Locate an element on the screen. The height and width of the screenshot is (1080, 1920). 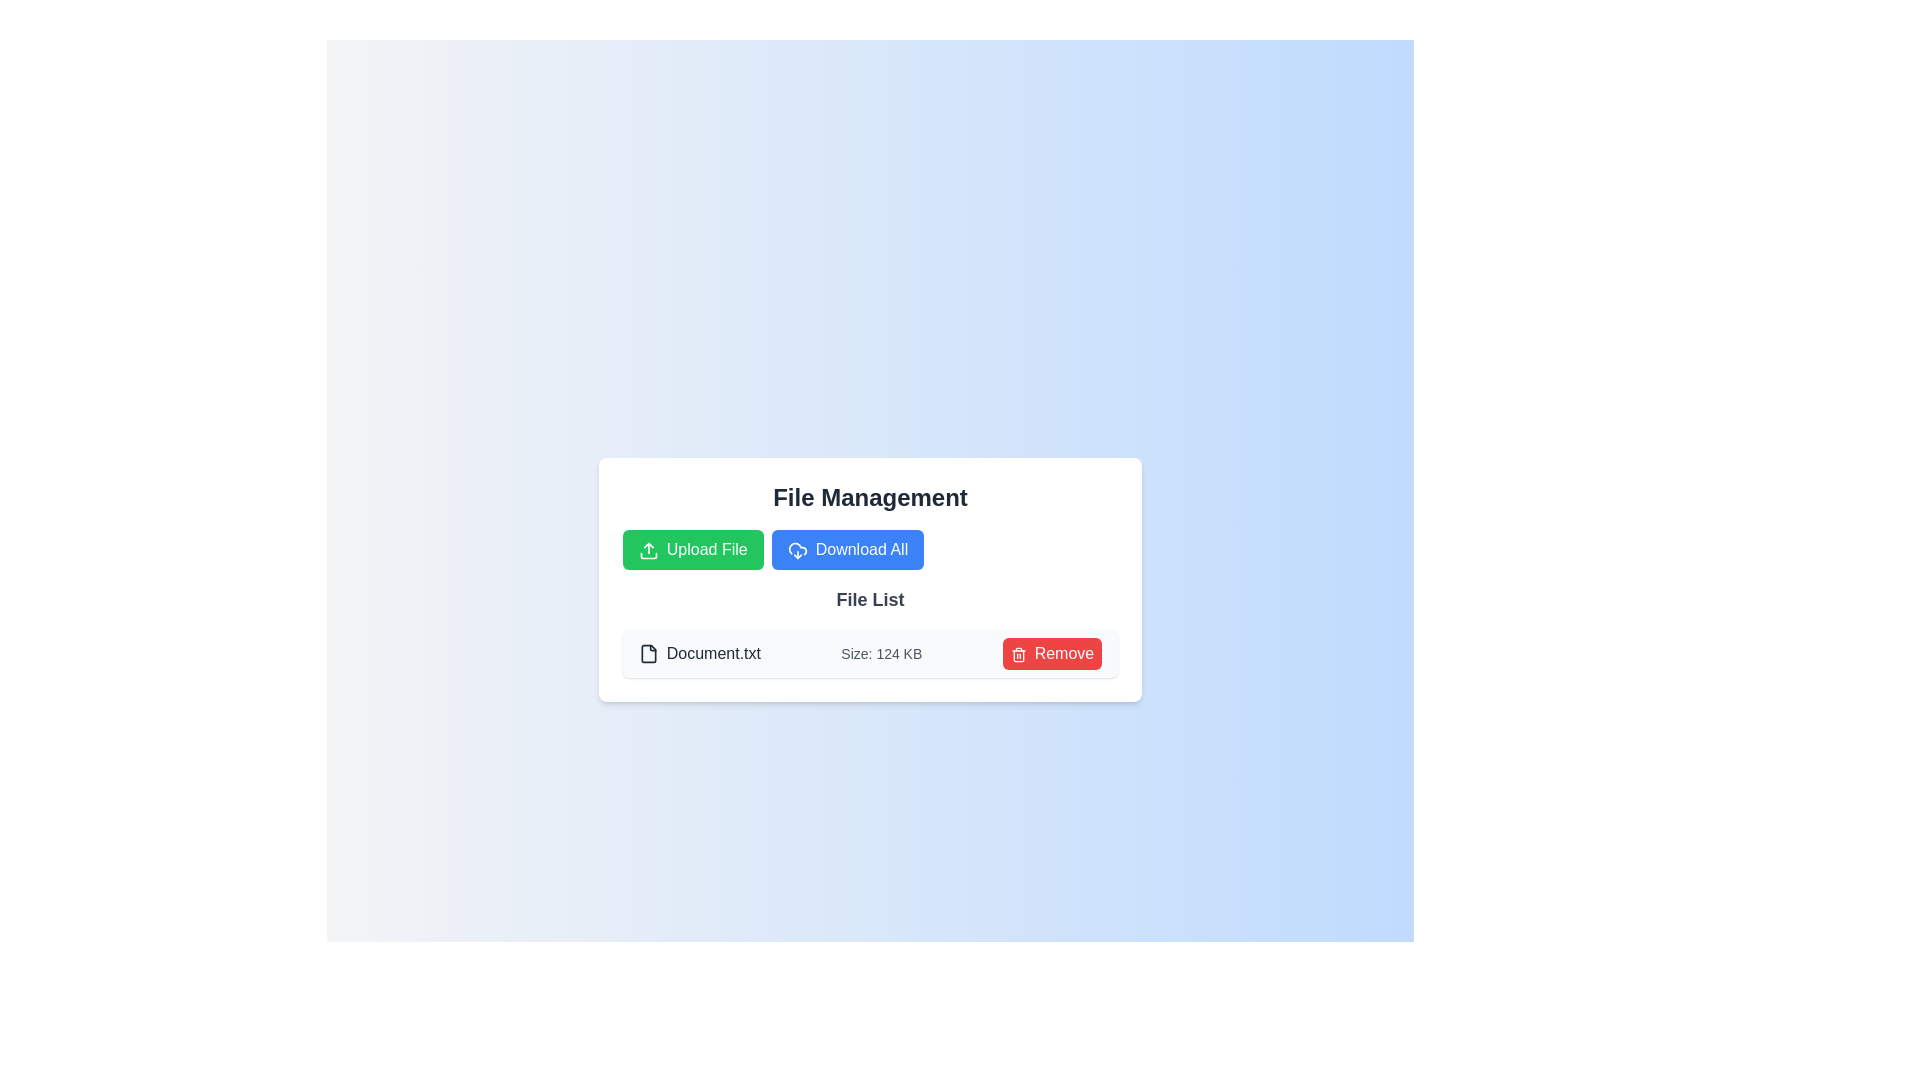
the cloud SVG icon located to the left of the 'Download All' text, which serves as a functional button component is located at coordinates (796, 550).